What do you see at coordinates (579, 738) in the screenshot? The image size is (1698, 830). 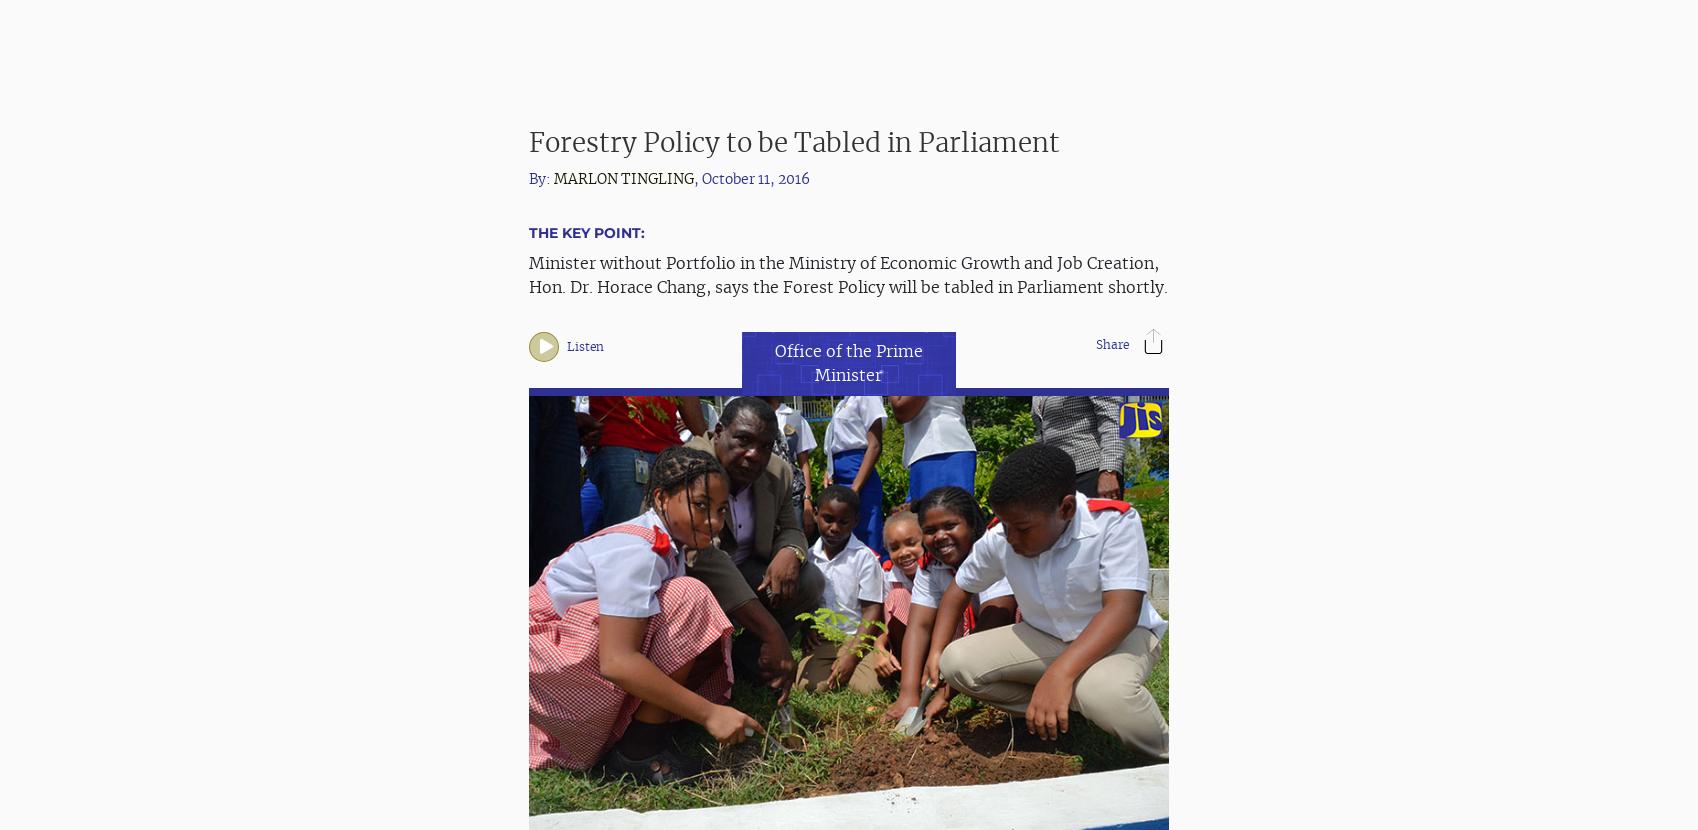 I see `'More From:'` at bounding box center [579, 738].